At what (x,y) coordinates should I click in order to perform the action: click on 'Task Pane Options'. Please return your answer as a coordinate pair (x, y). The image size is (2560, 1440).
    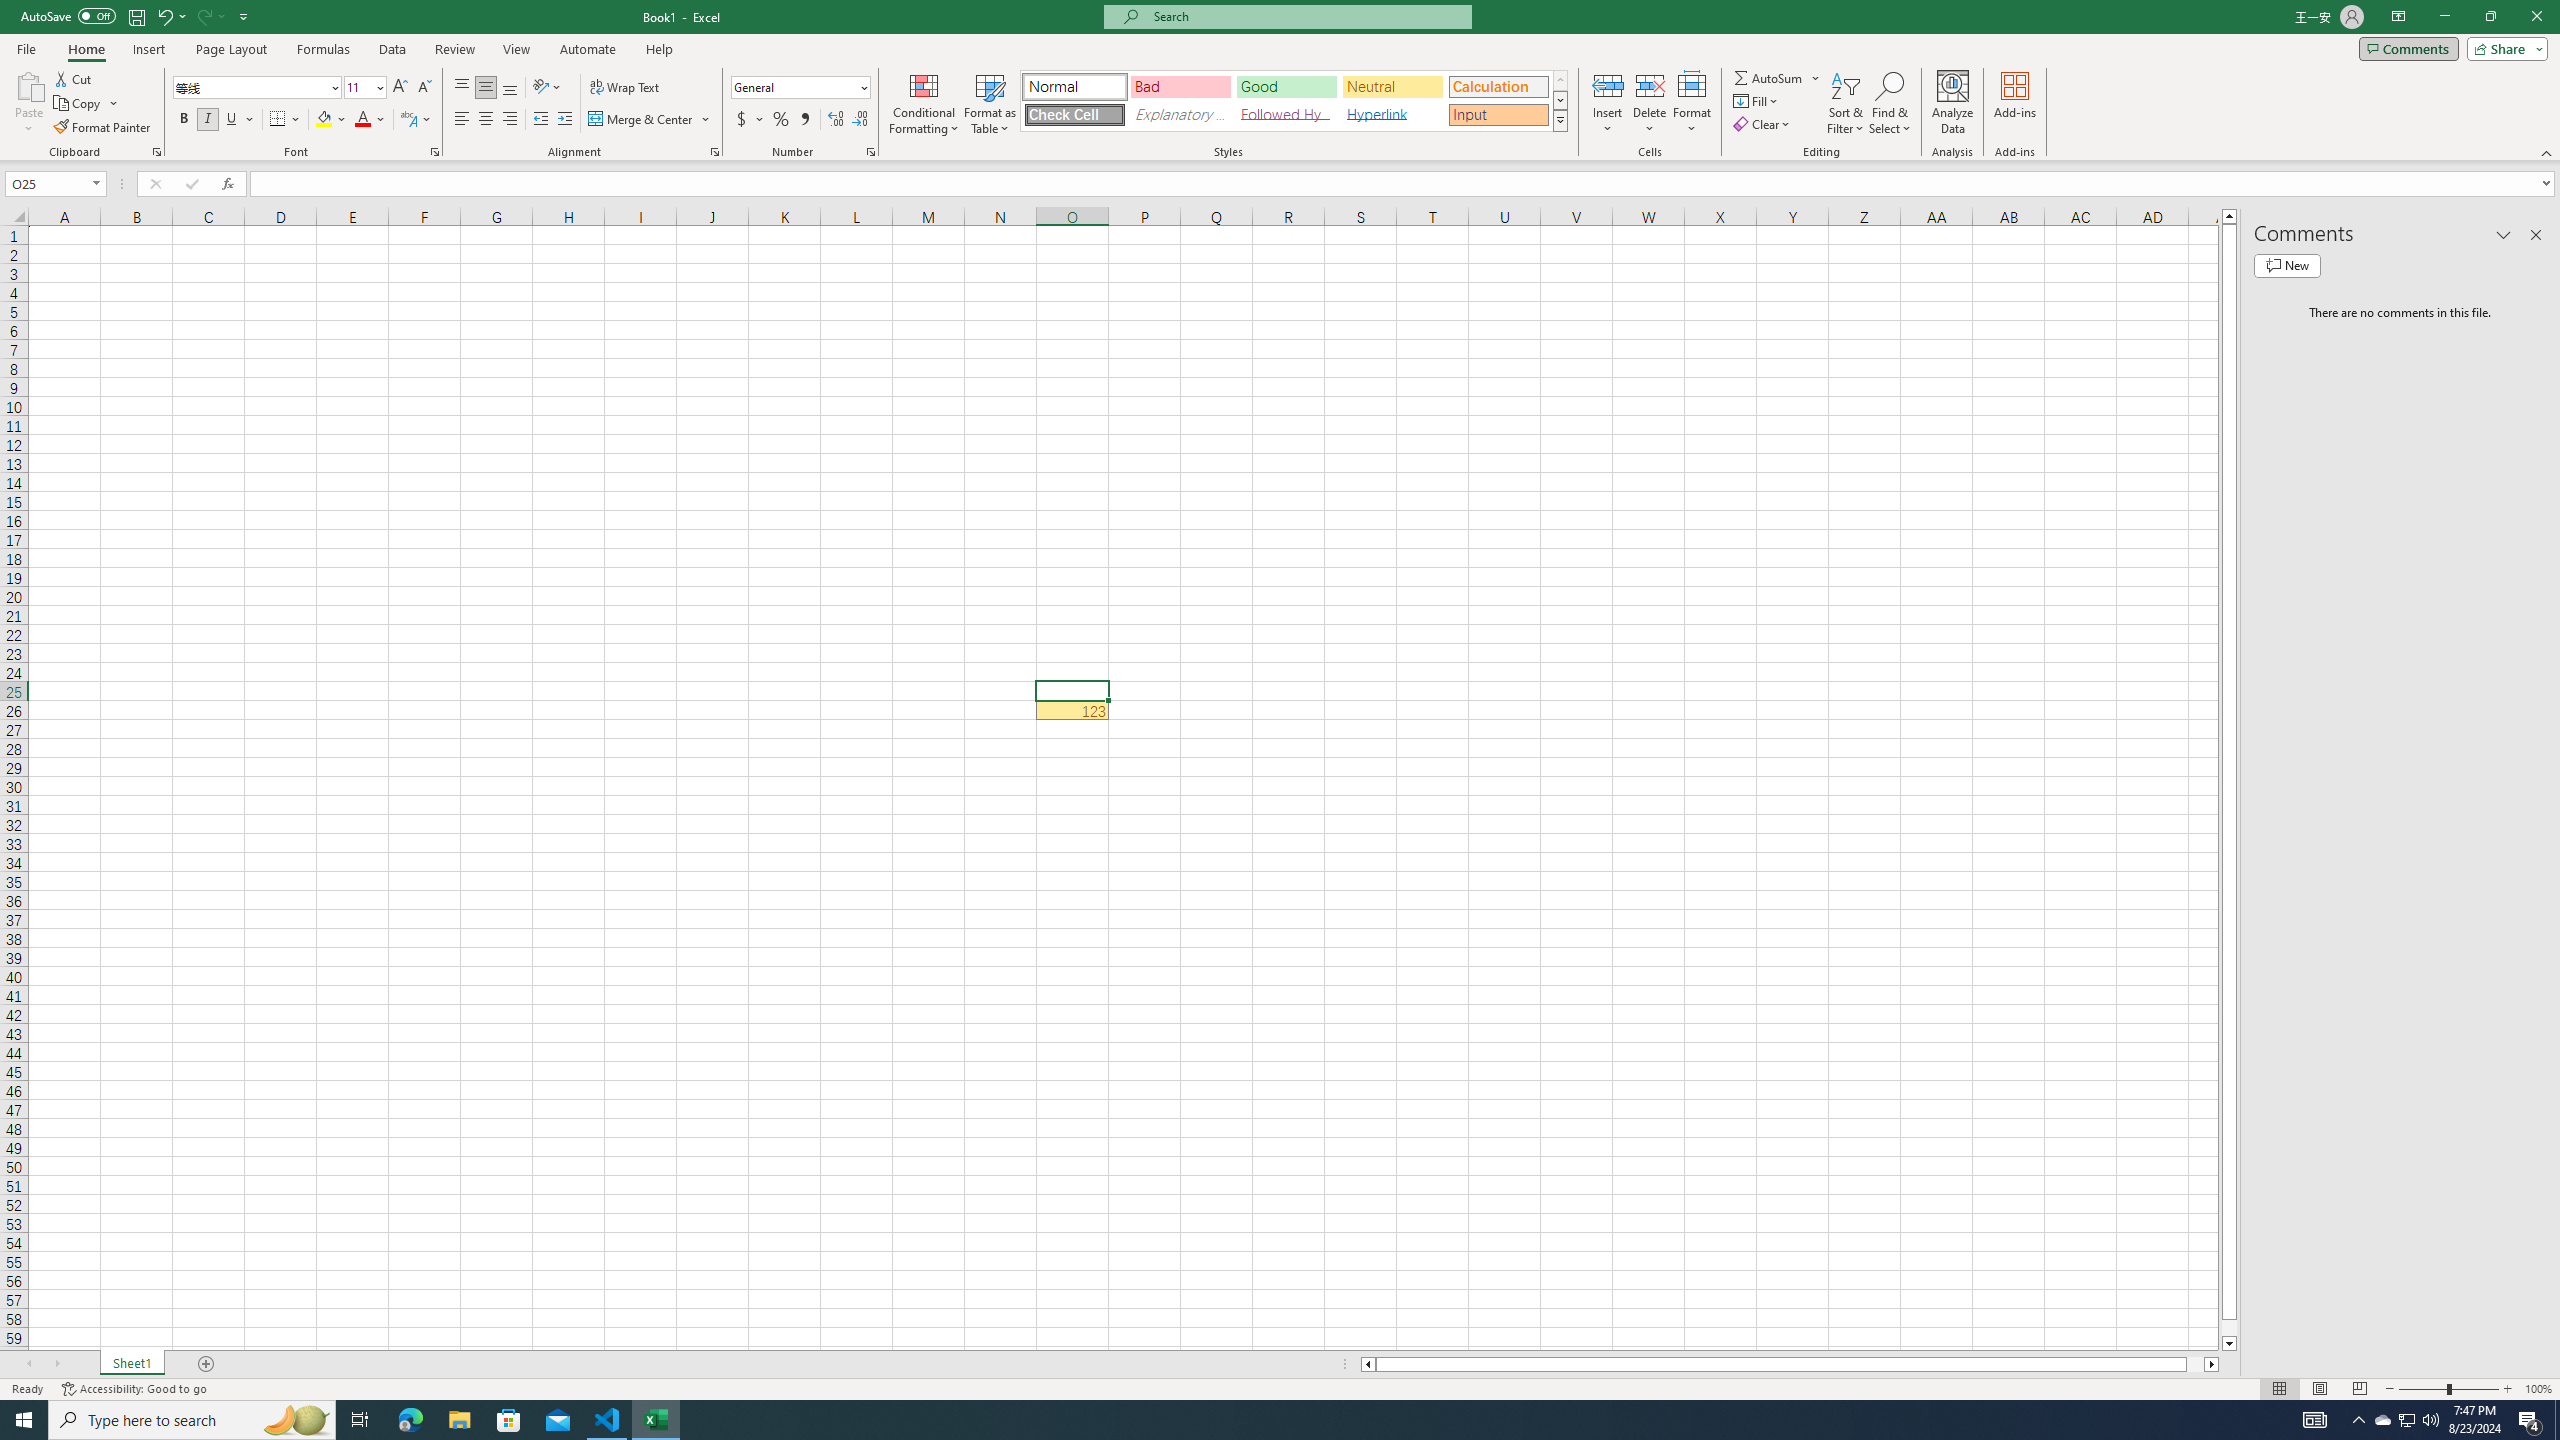
    Looking at the image, I should click on (2502, 234).